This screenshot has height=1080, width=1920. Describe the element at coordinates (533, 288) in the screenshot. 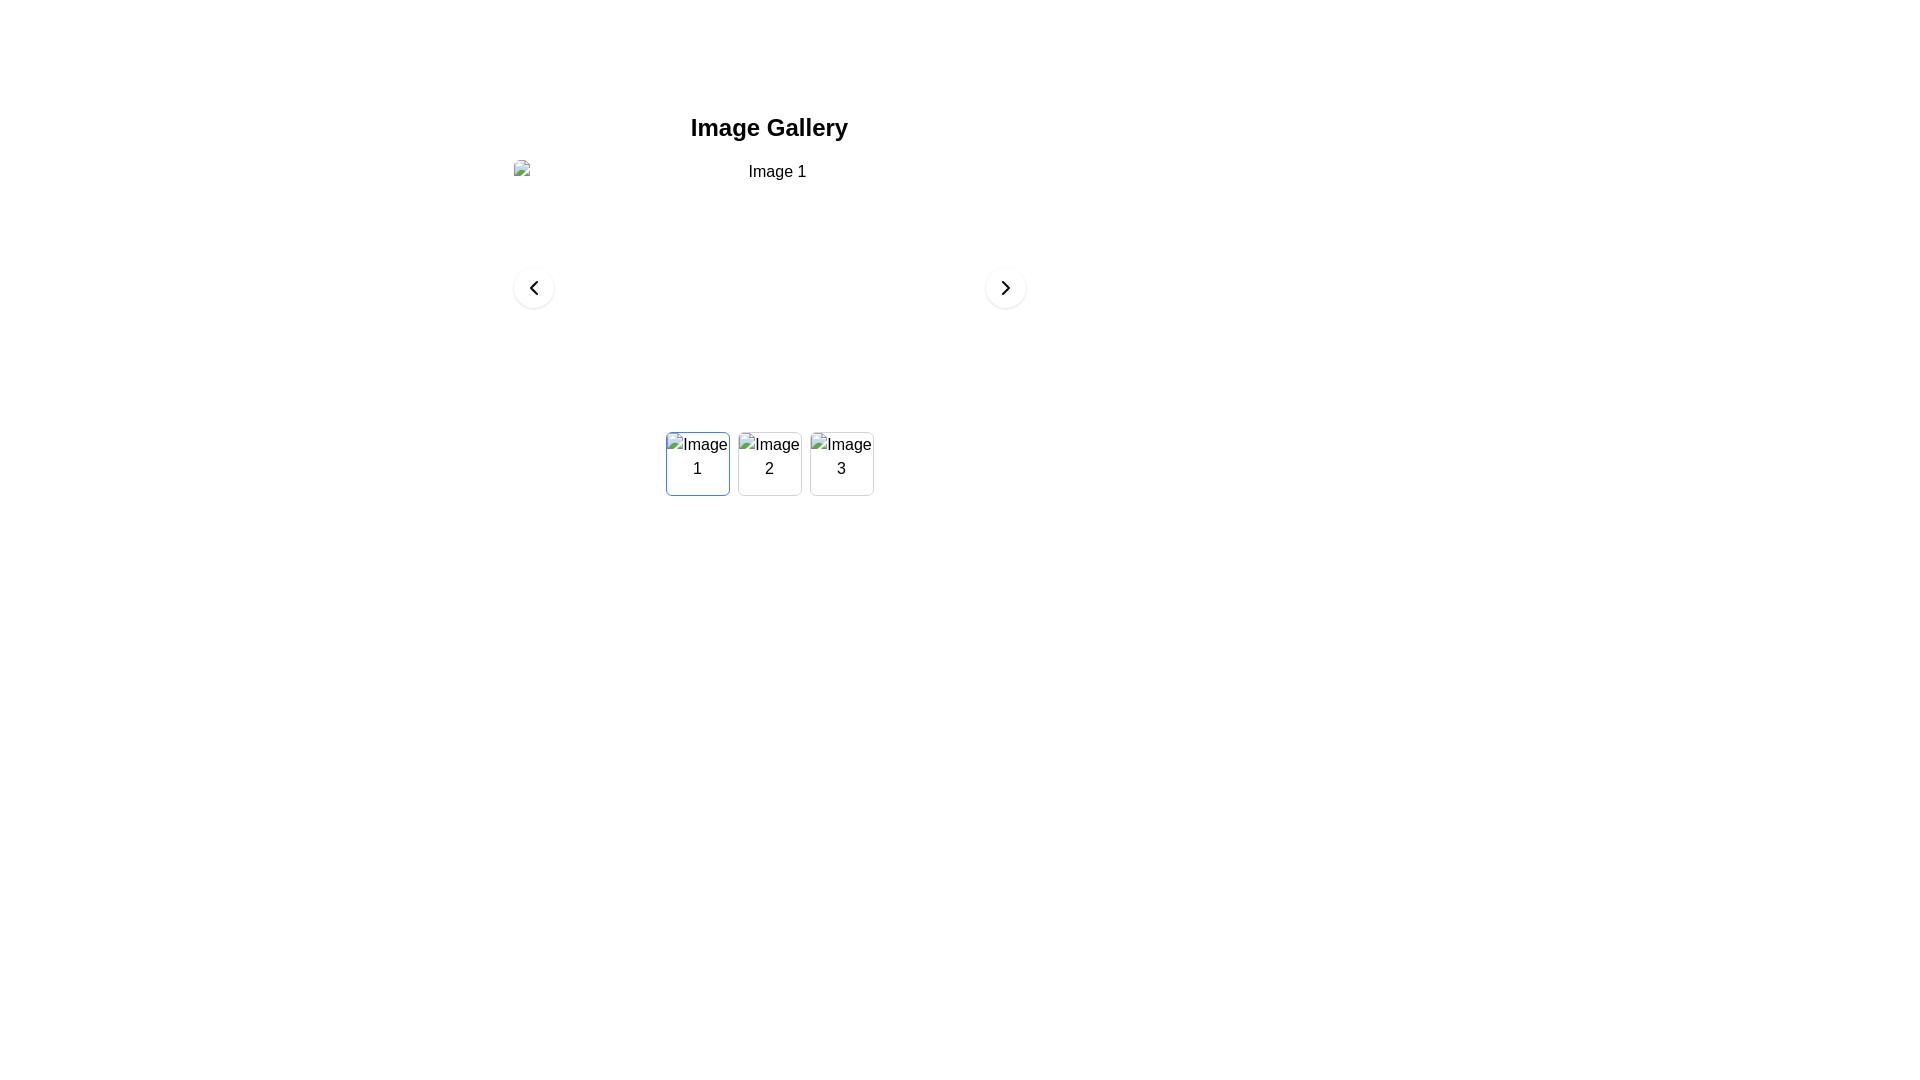

I see `the left-facing chevron icon, which is characterized by its arrow-like shape pointing to the left and is located in the upper-left corner of the interface for navigation purposes` at that location.